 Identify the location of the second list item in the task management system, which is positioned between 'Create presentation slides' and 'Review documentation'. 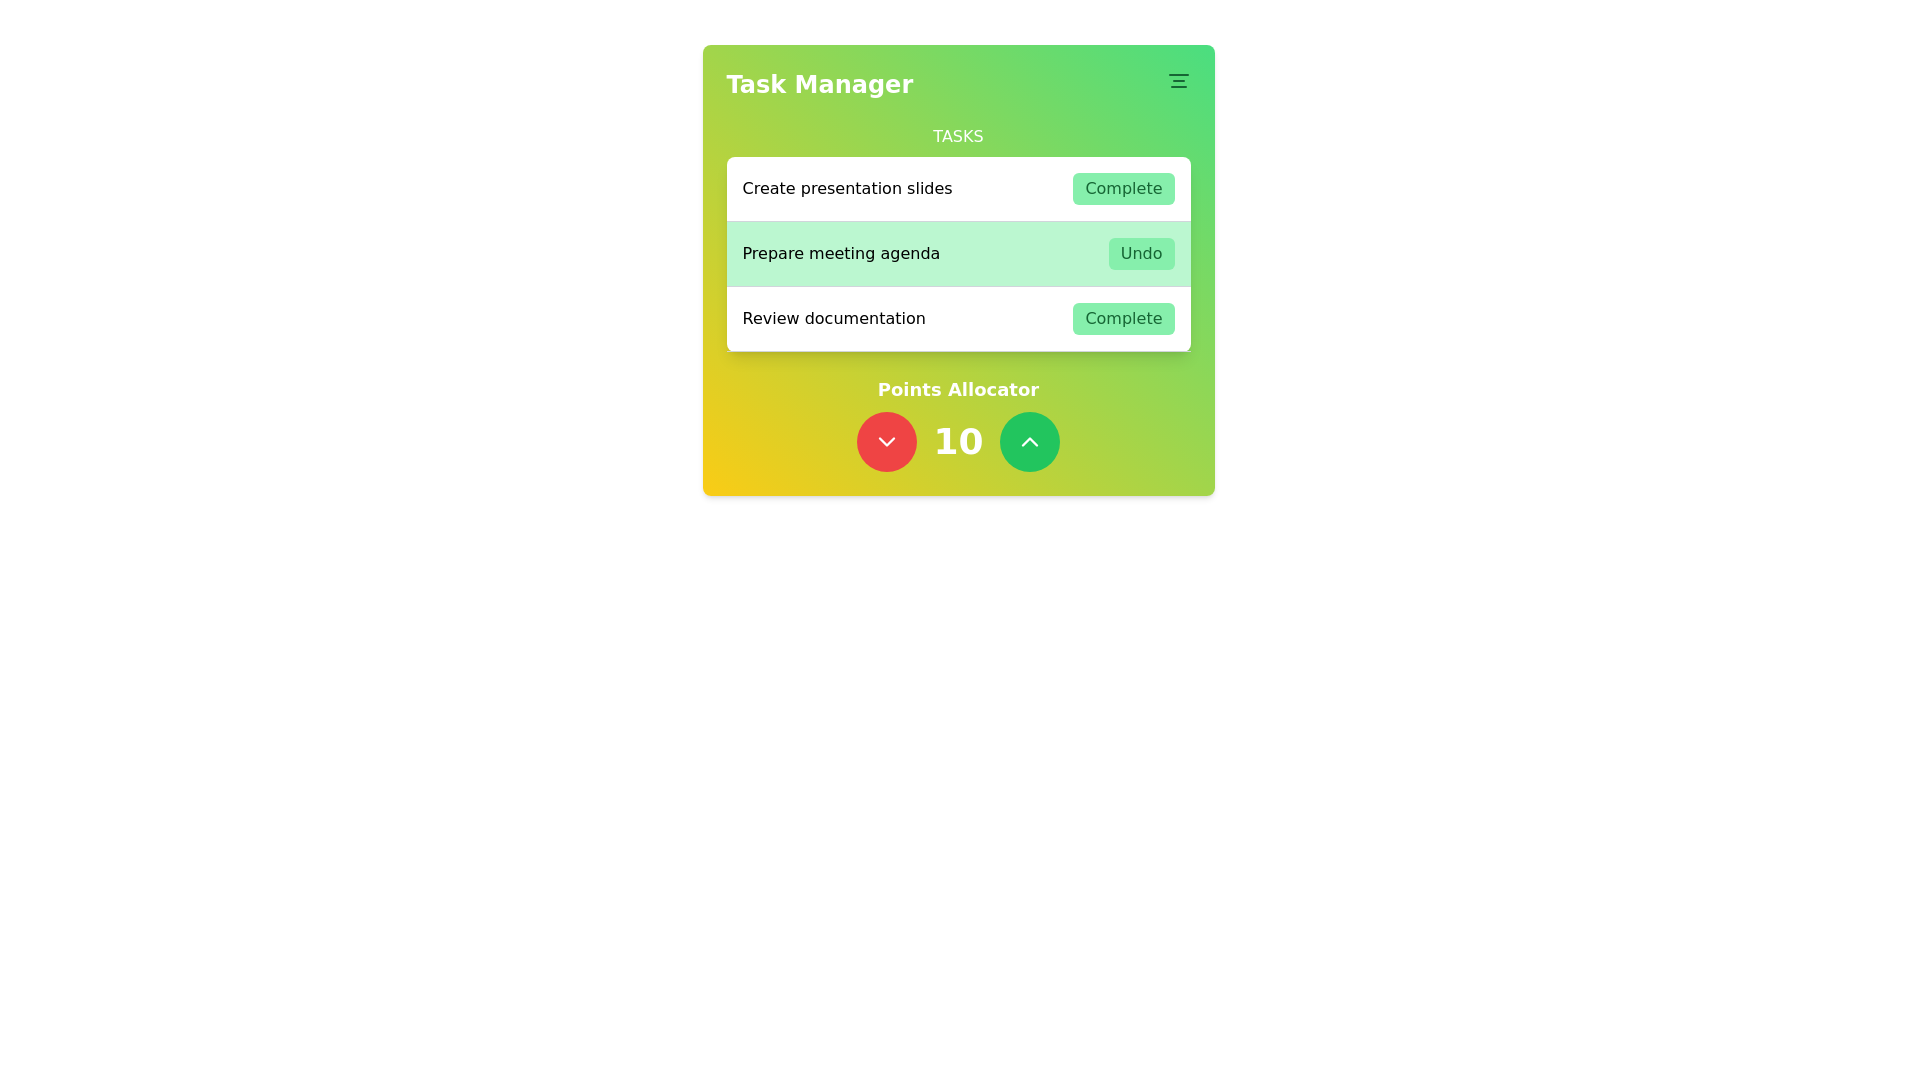
(957, 270).